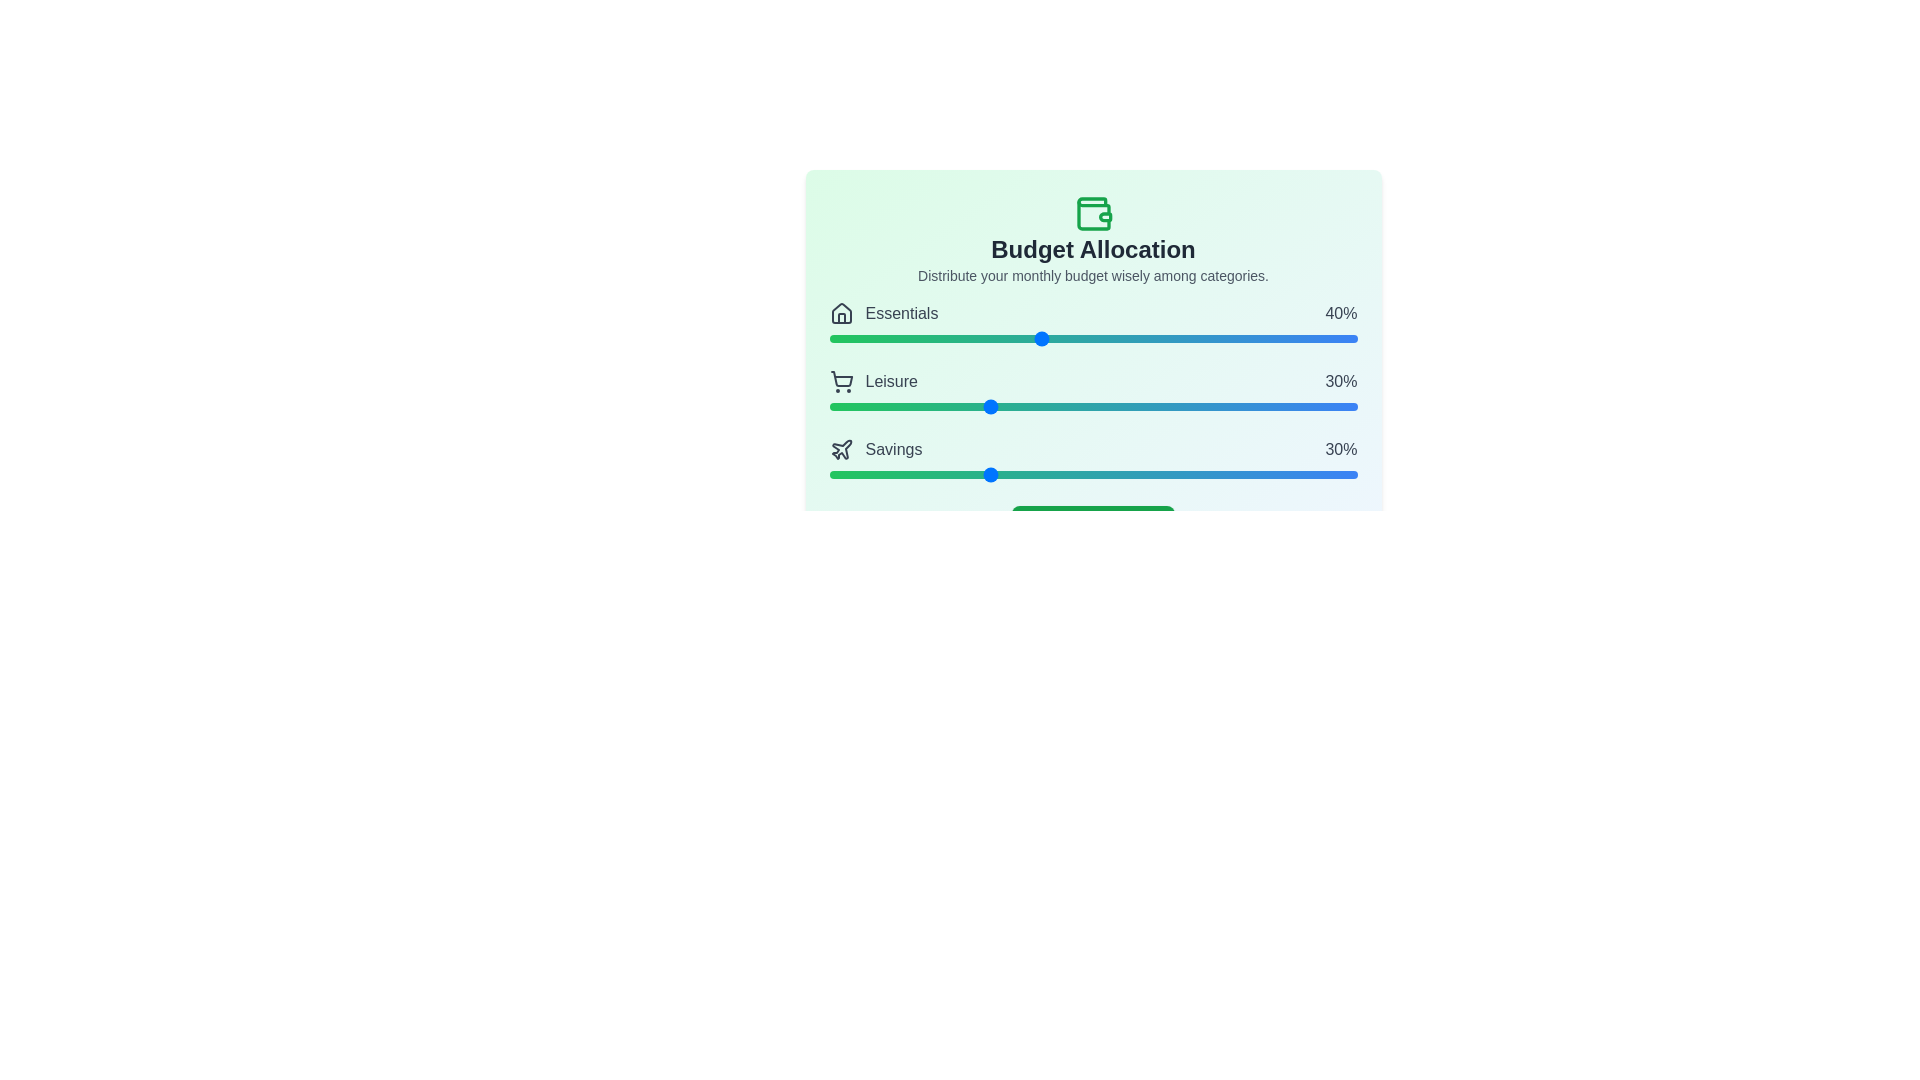  Describe the element at coordinates (840, 474) in the screenshot. I see `the 'Savings' slider to set its value to 2` at that location.